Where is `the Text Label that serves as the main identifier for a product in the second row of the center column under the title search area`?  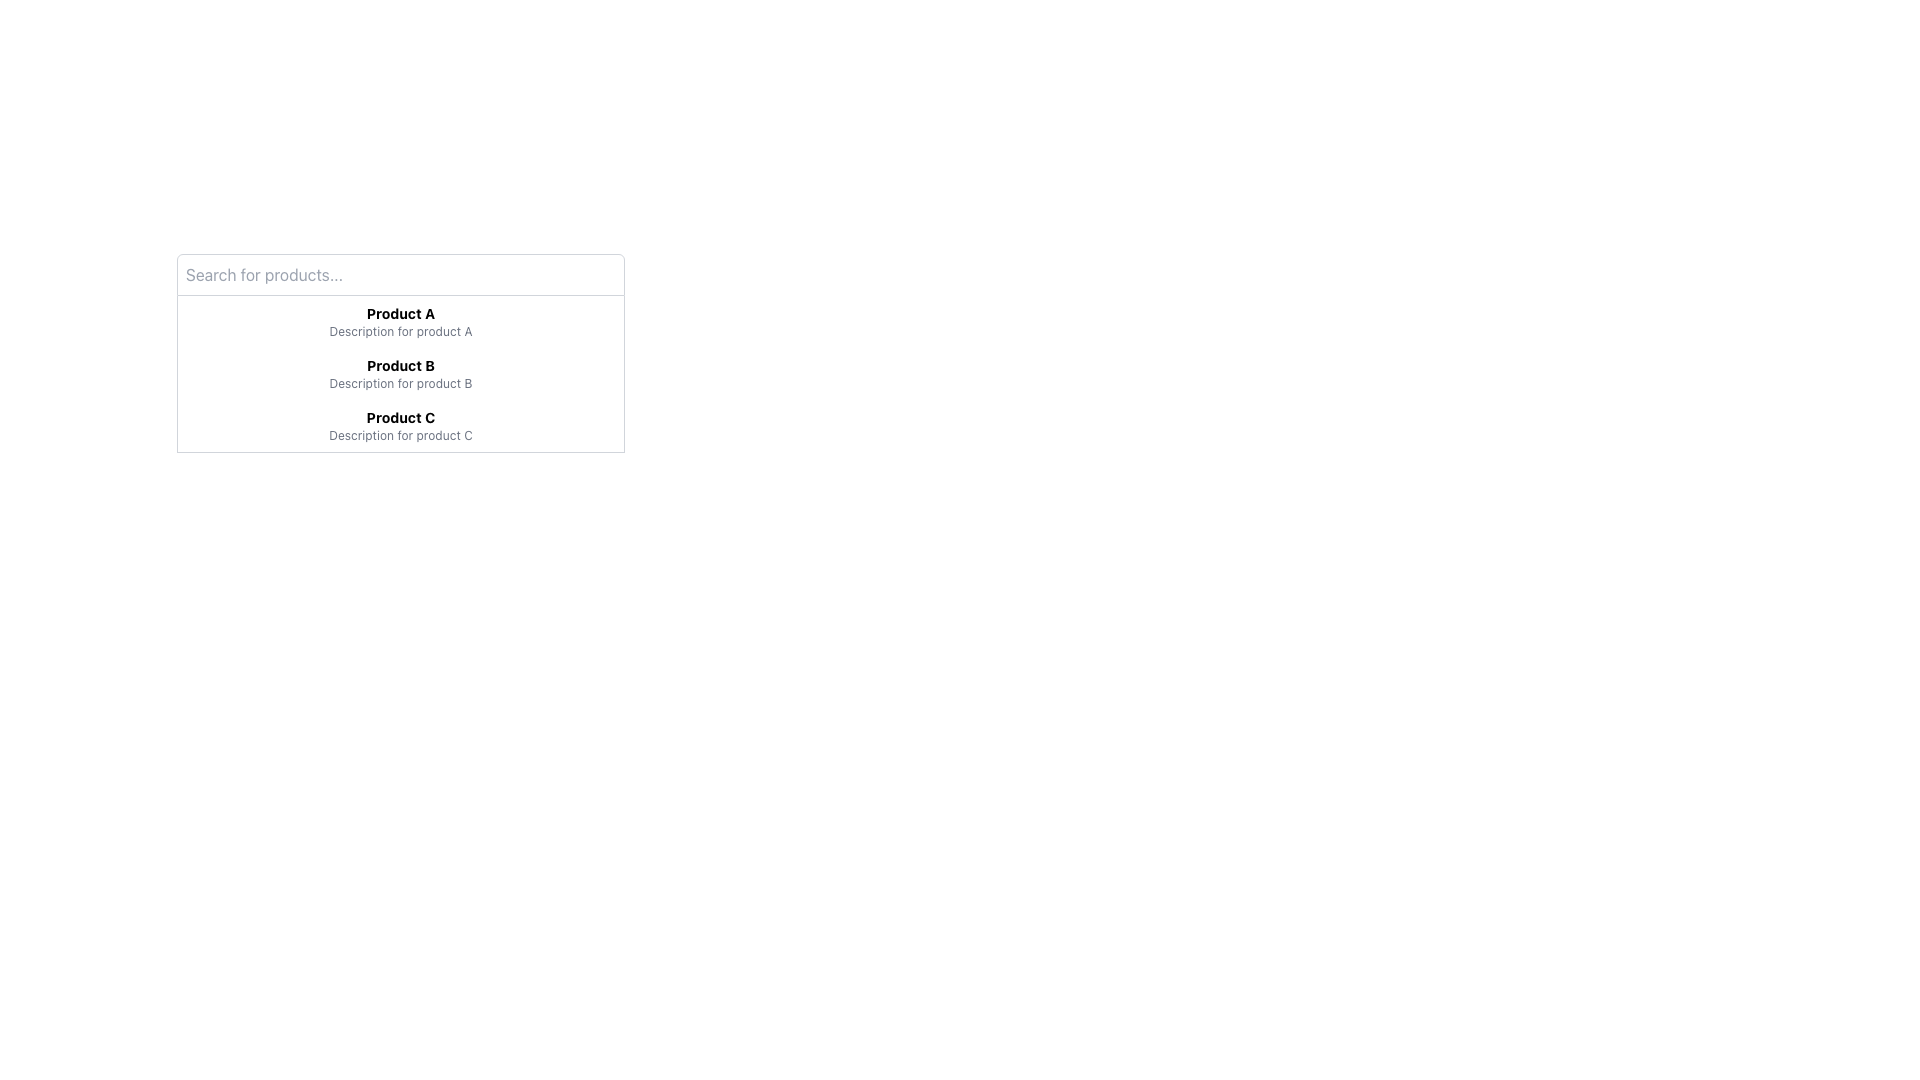
the Text Label that serves as the main identifier for a product in the second row of the center column under the title search area is located at coordinates (400, 366).